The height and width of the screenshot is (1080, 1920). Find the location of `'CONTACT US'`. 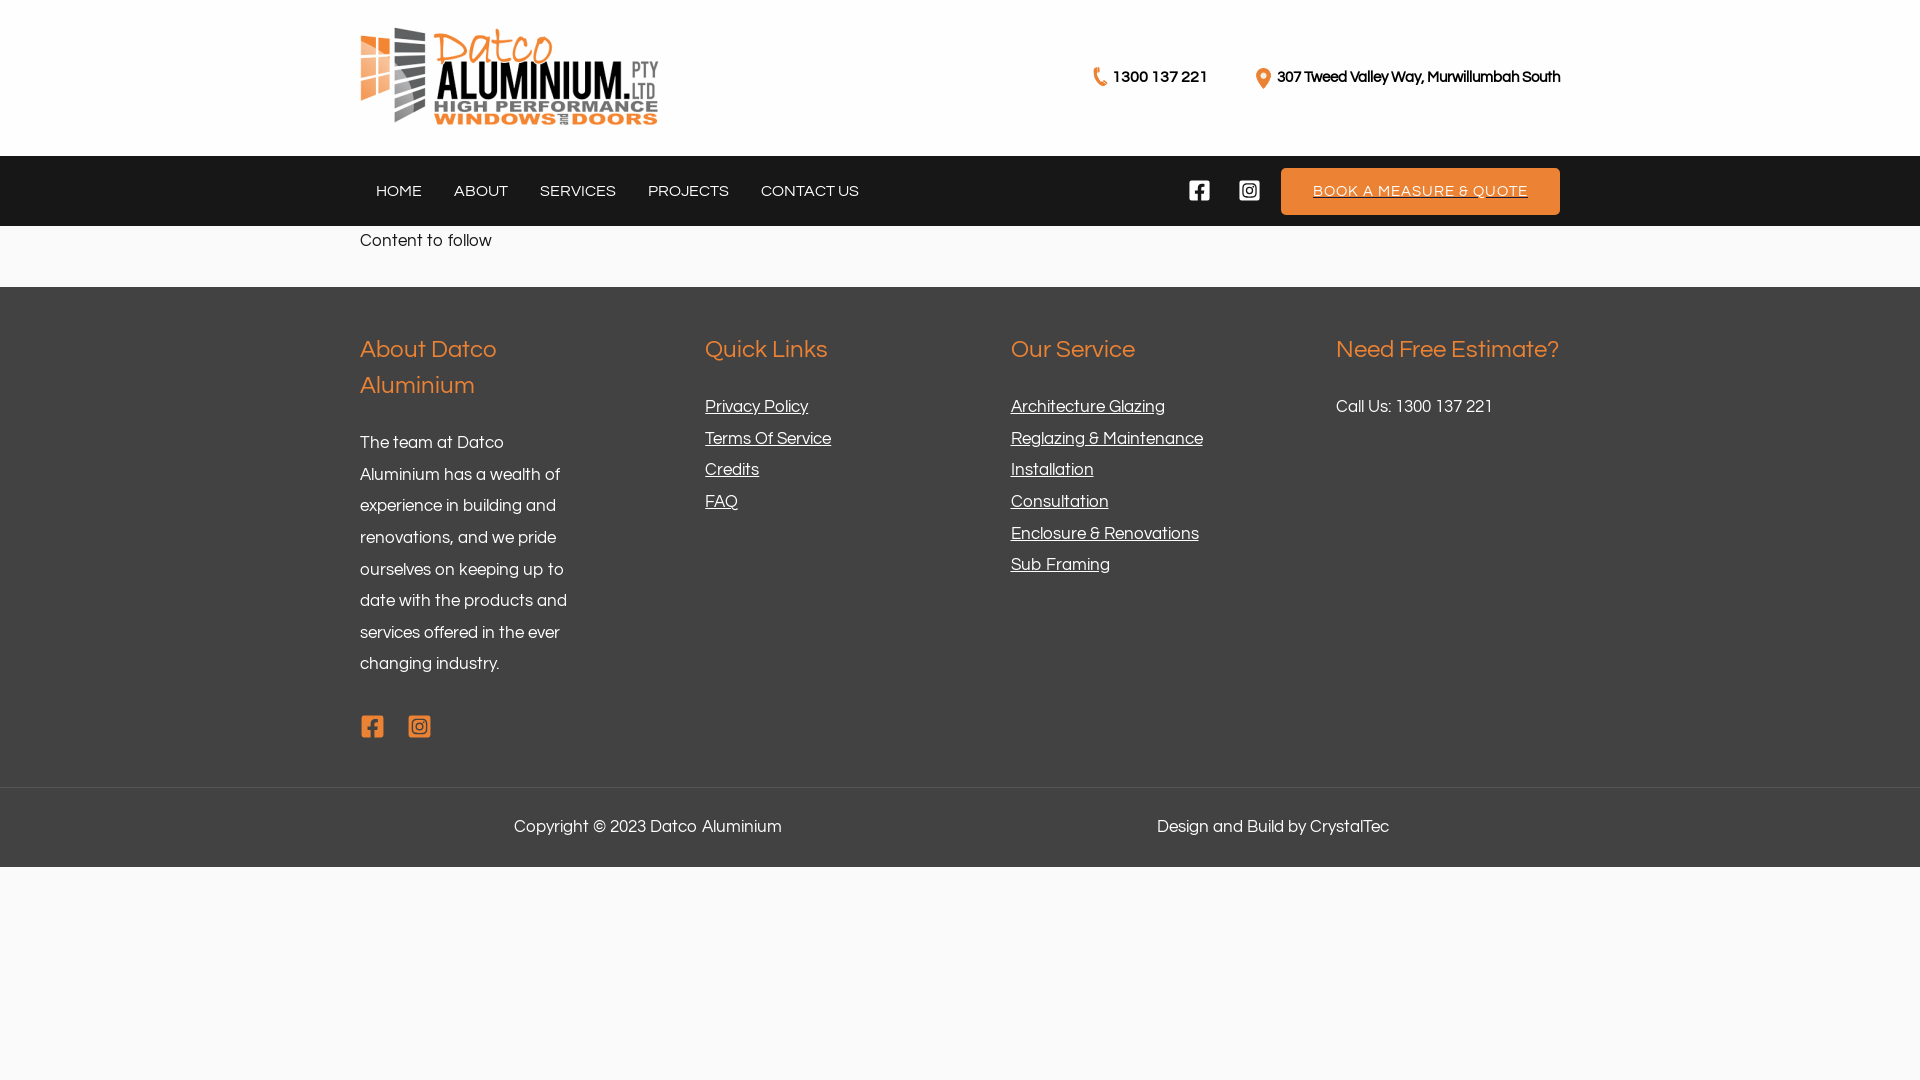

'CONTACT US' is located at coordinates (810, 191).